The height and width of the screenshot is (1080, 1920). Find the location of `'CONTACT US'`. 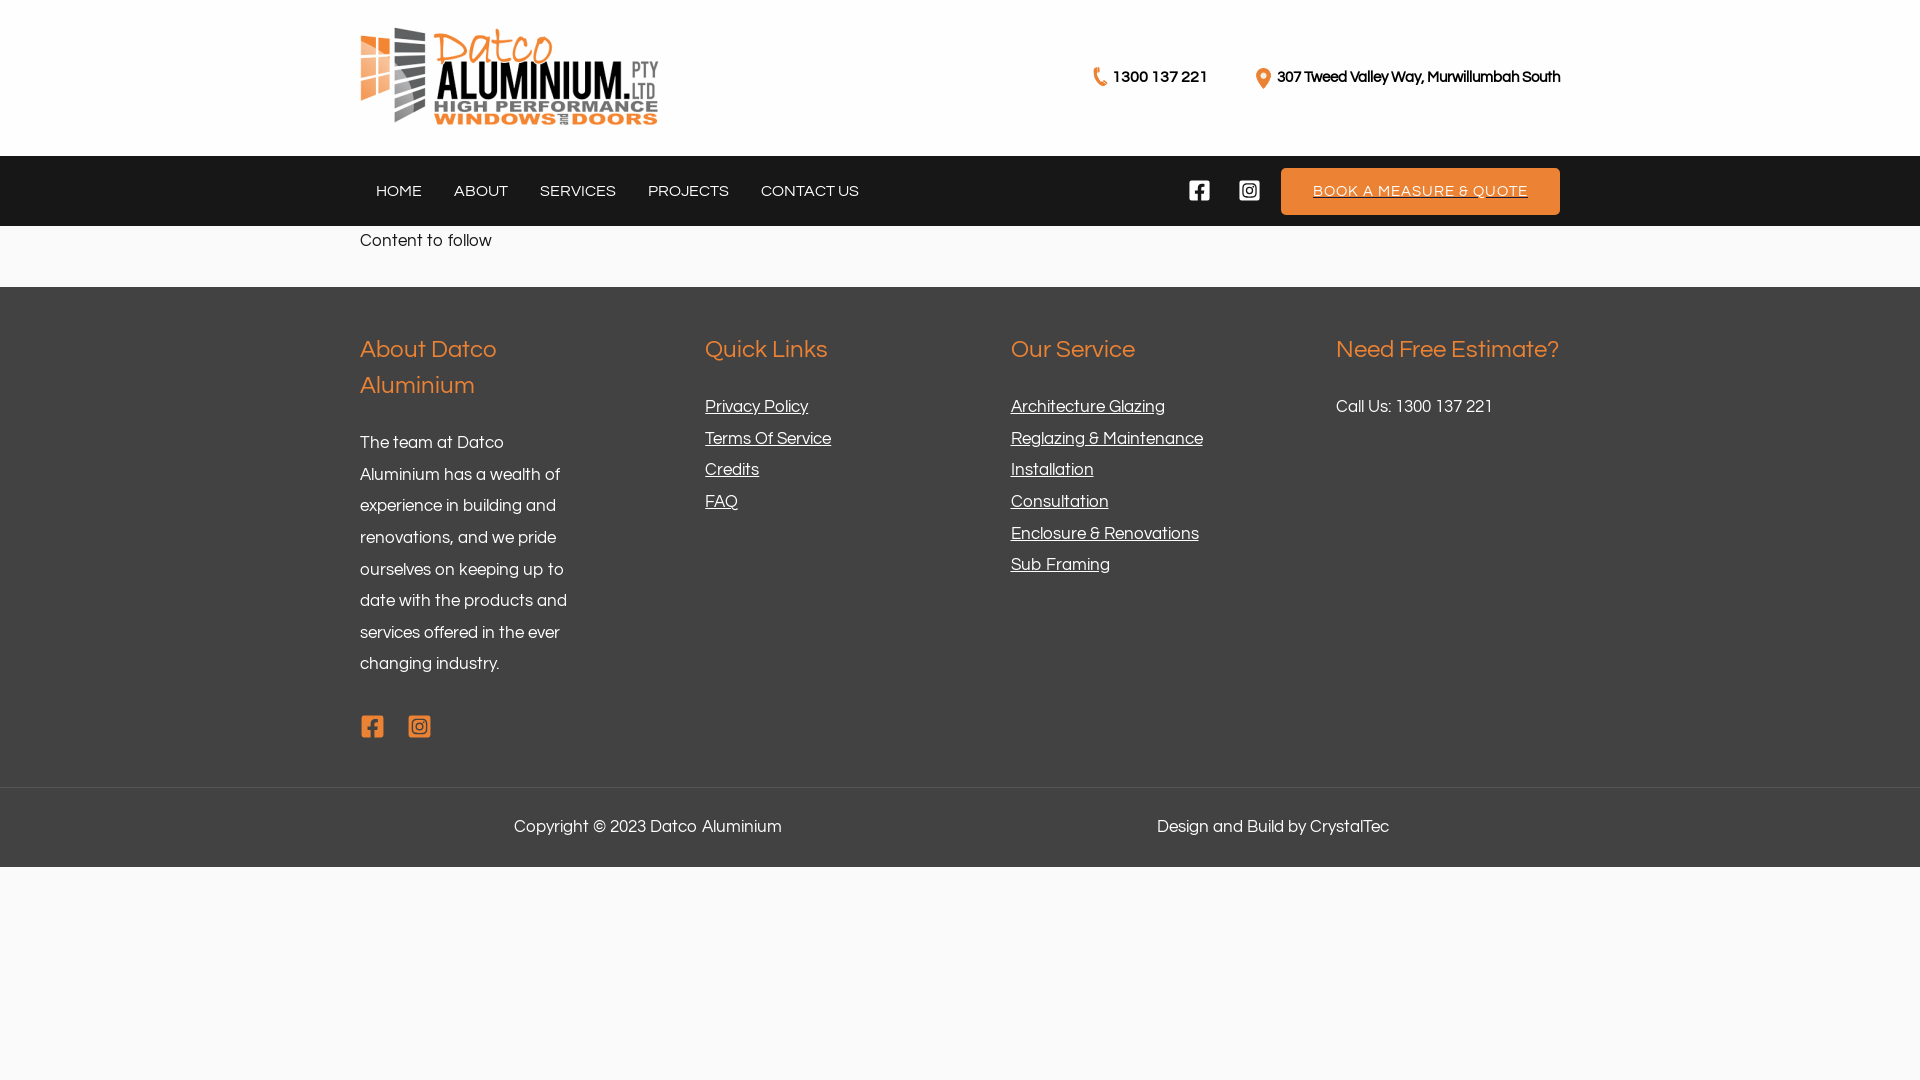

'CONTACT US' is located at coordinates (810, 191).